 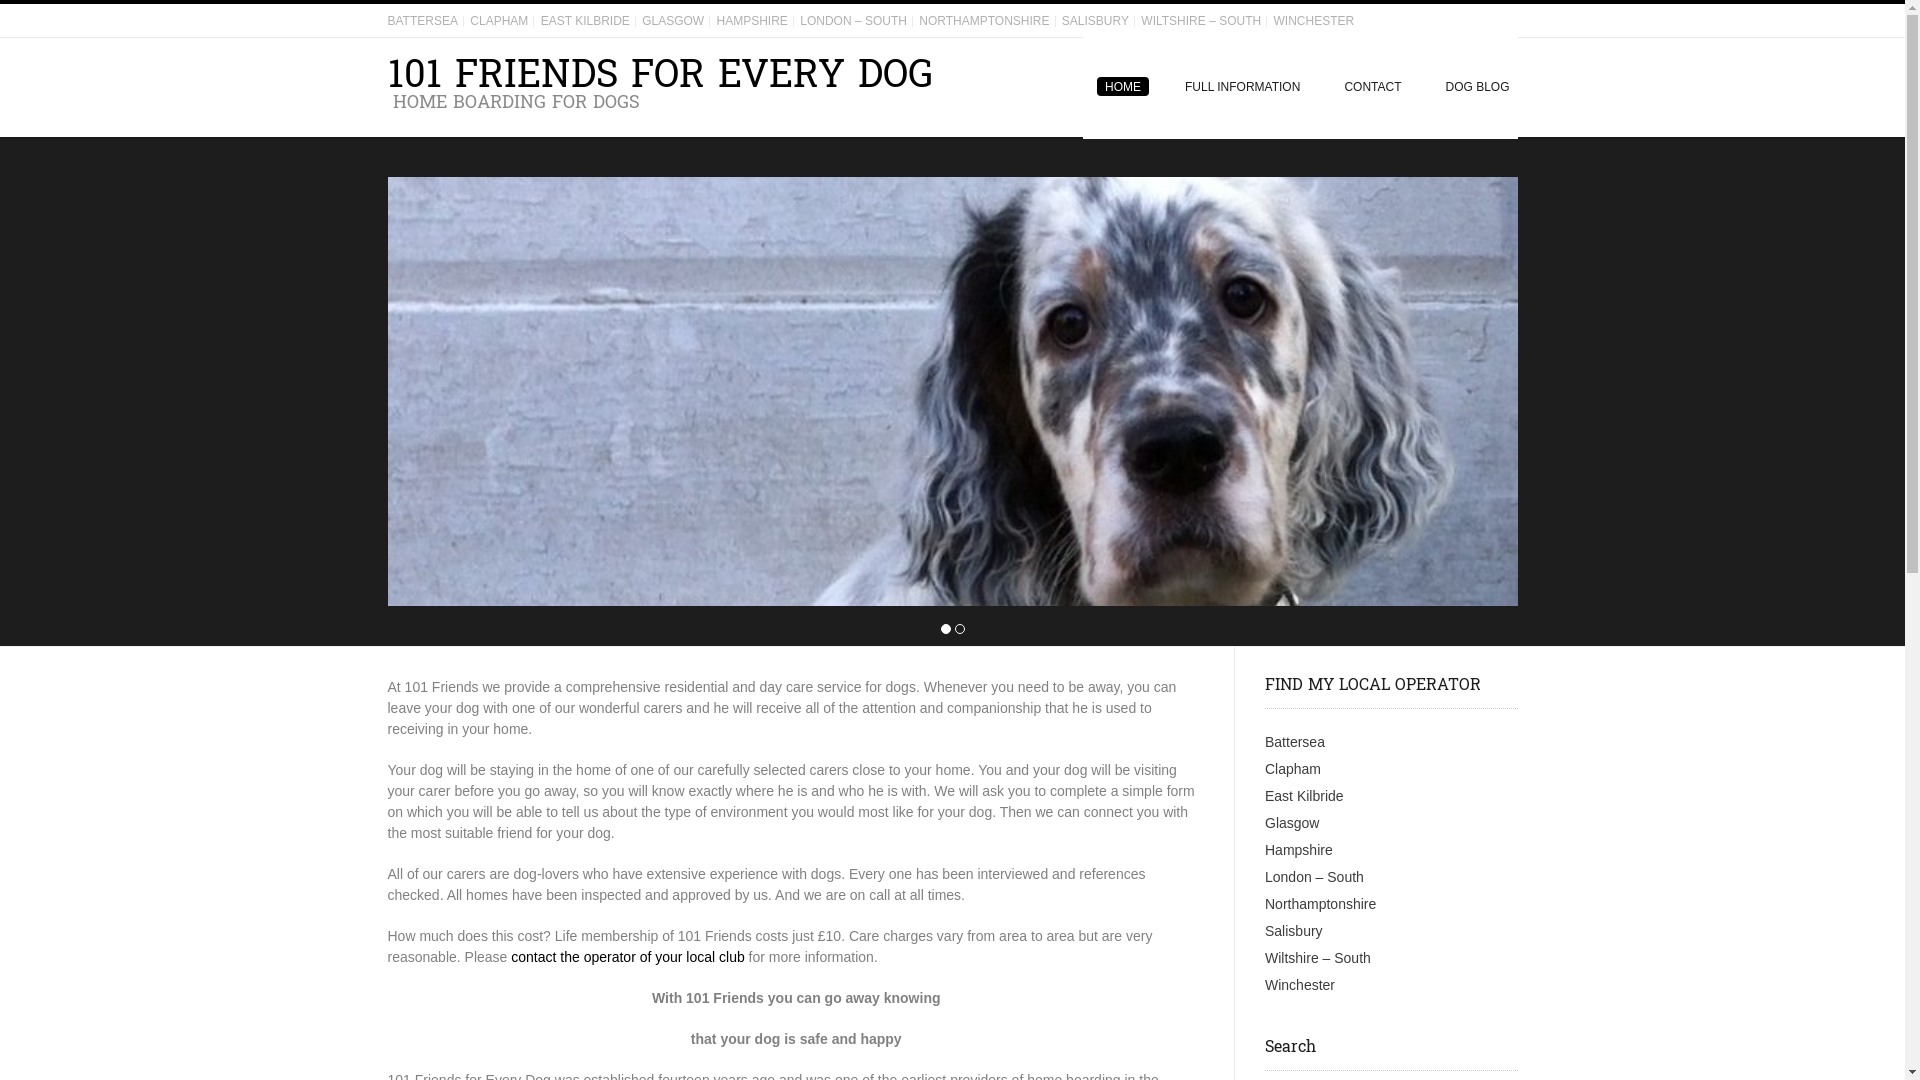 I want to click on 'SALISBURY', so click(x=1094, y=20).